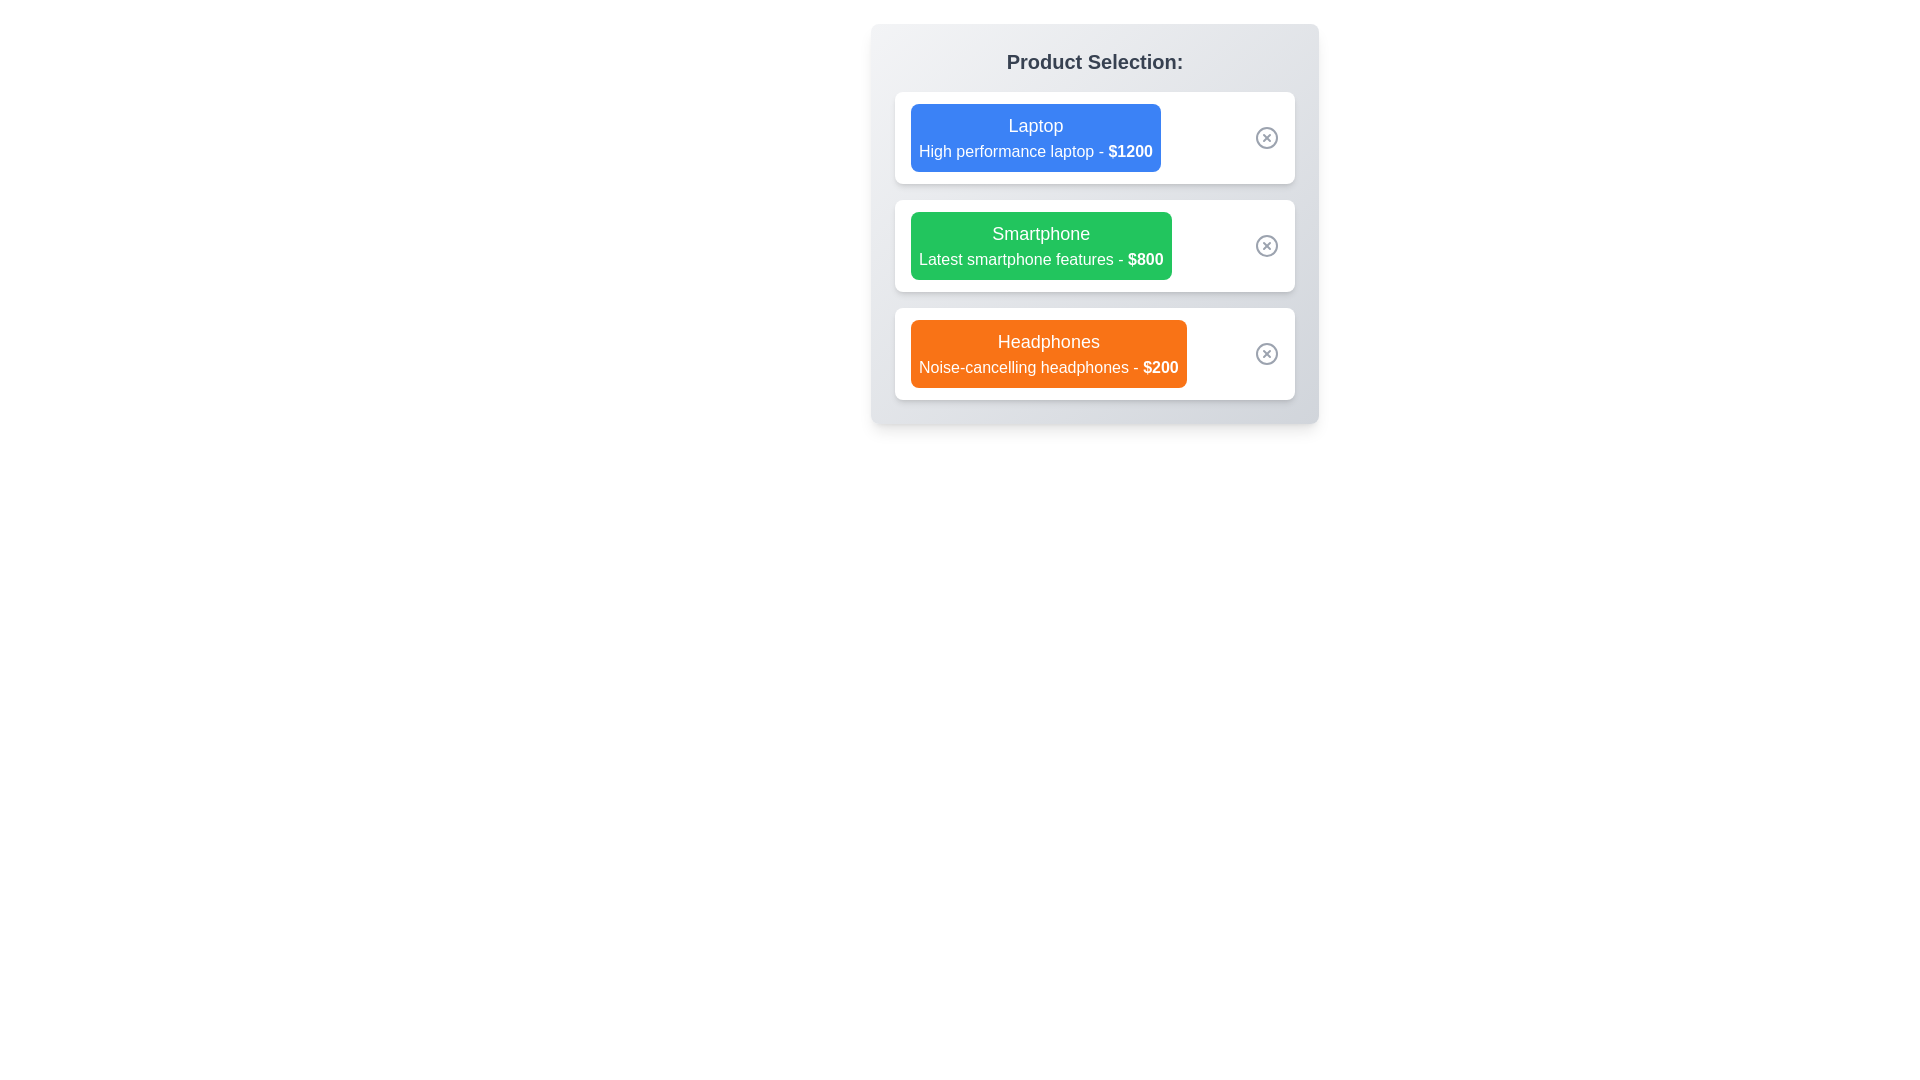 The width and height of the screenshot is (1920, 1080). I want to click on the close button of the chip representing Headphones, so click(1266, 353).